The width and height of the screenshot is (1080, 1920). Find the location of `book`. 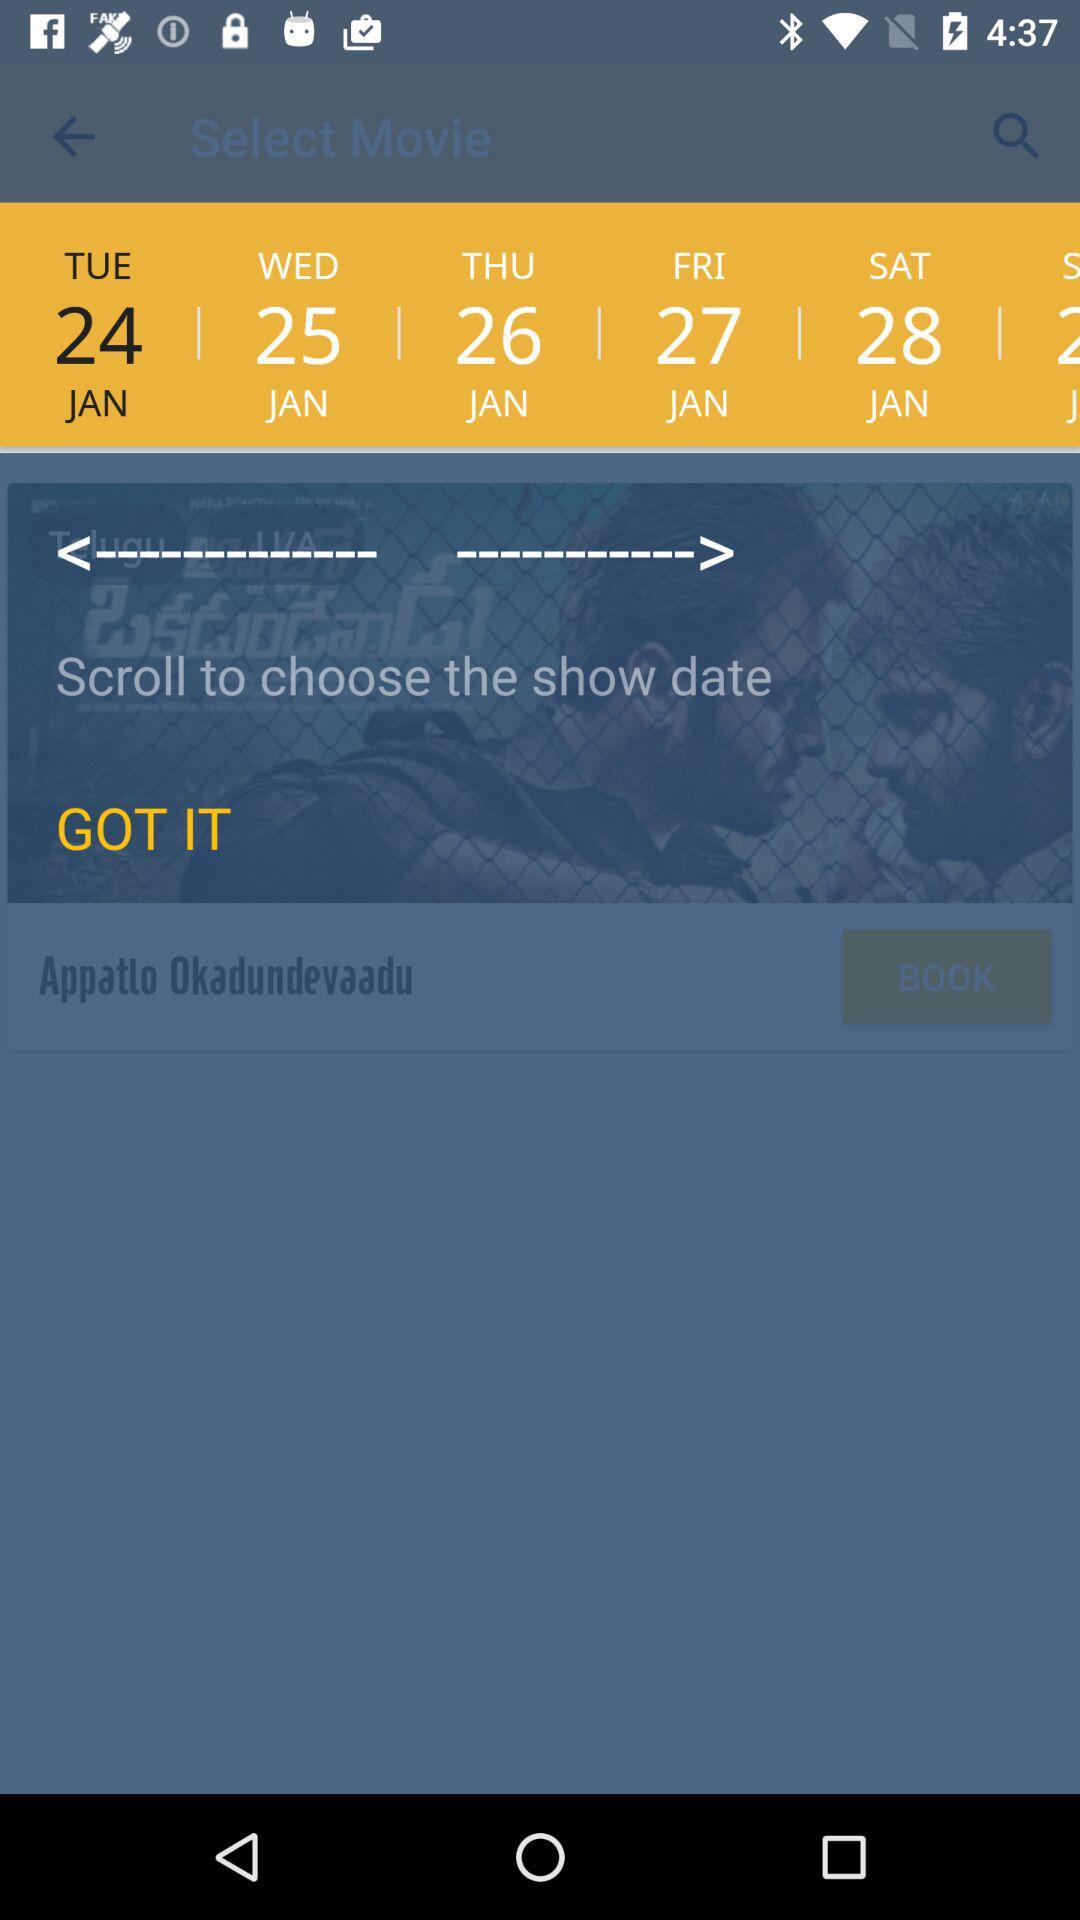

book is located at coordinates (945, 976).